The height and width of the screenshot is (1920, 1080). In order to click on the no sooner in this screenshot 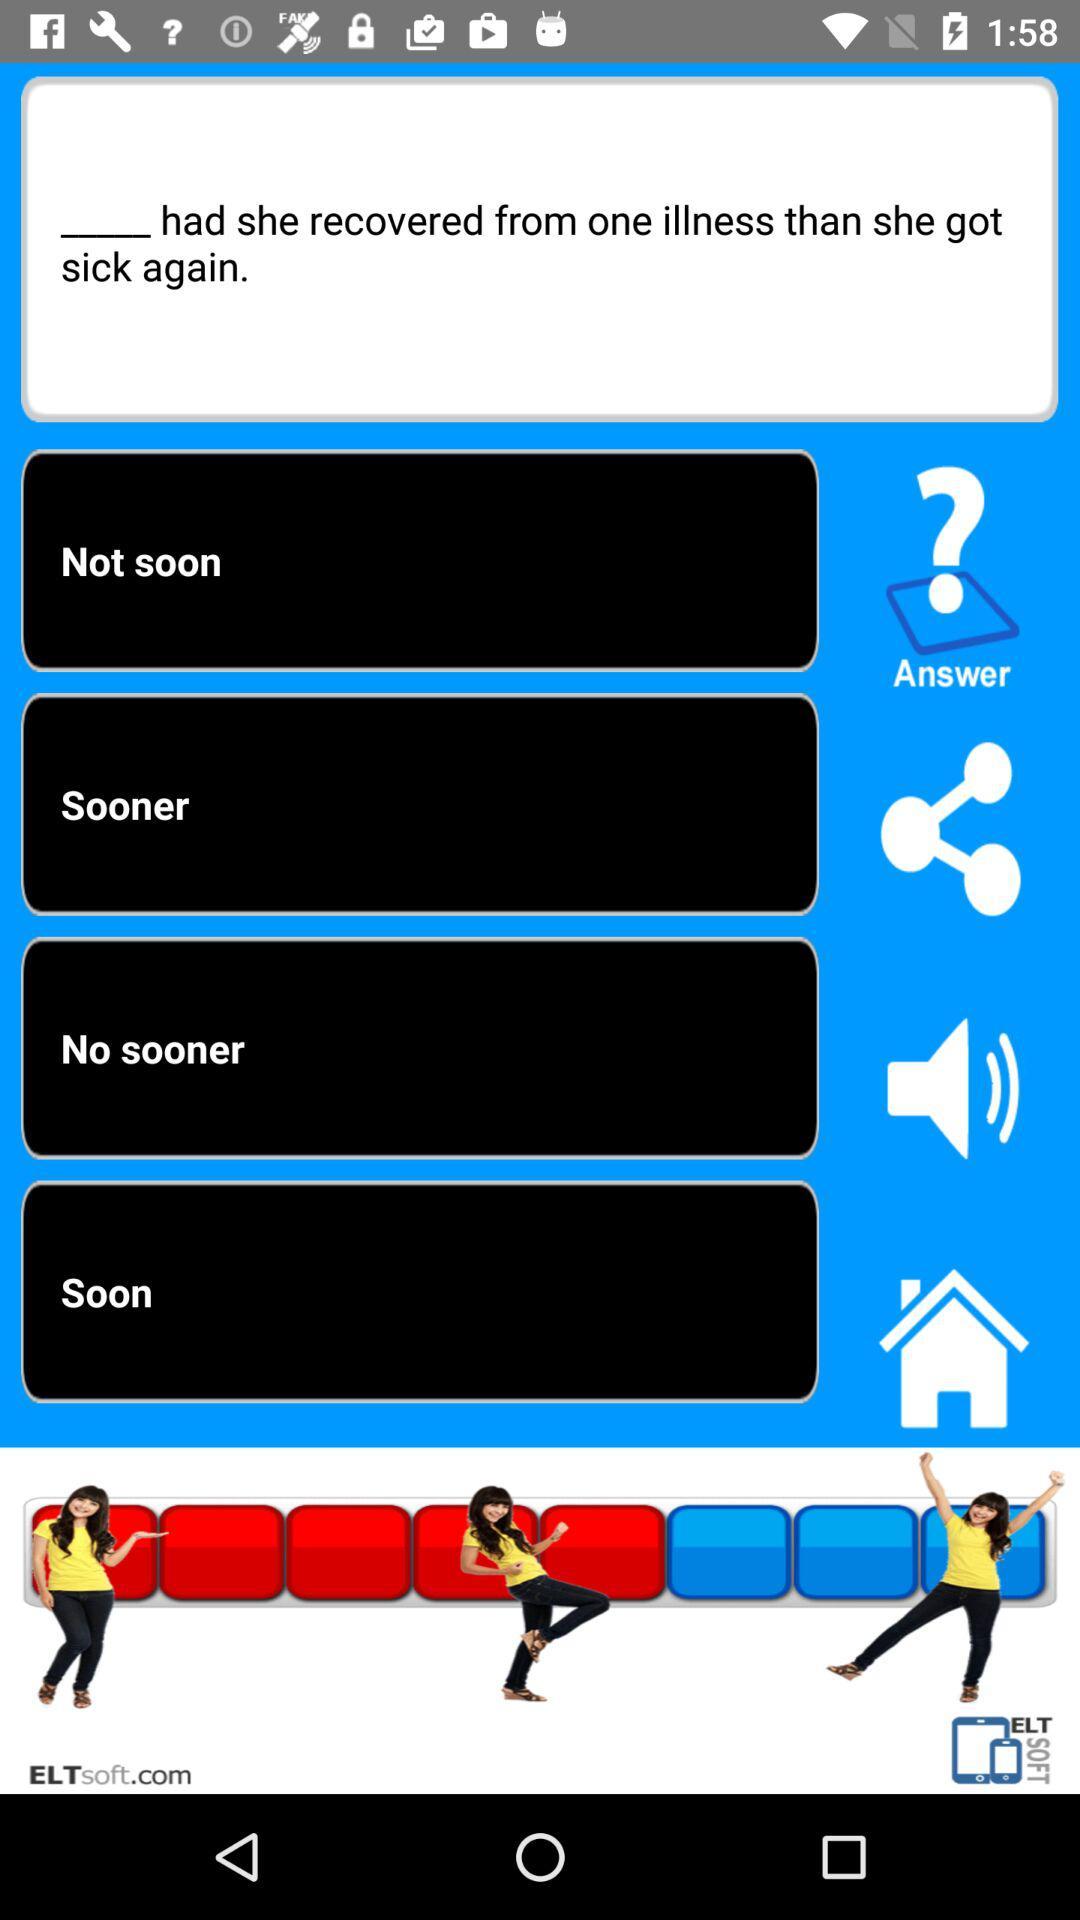, I will do `click(419, 1047)`.